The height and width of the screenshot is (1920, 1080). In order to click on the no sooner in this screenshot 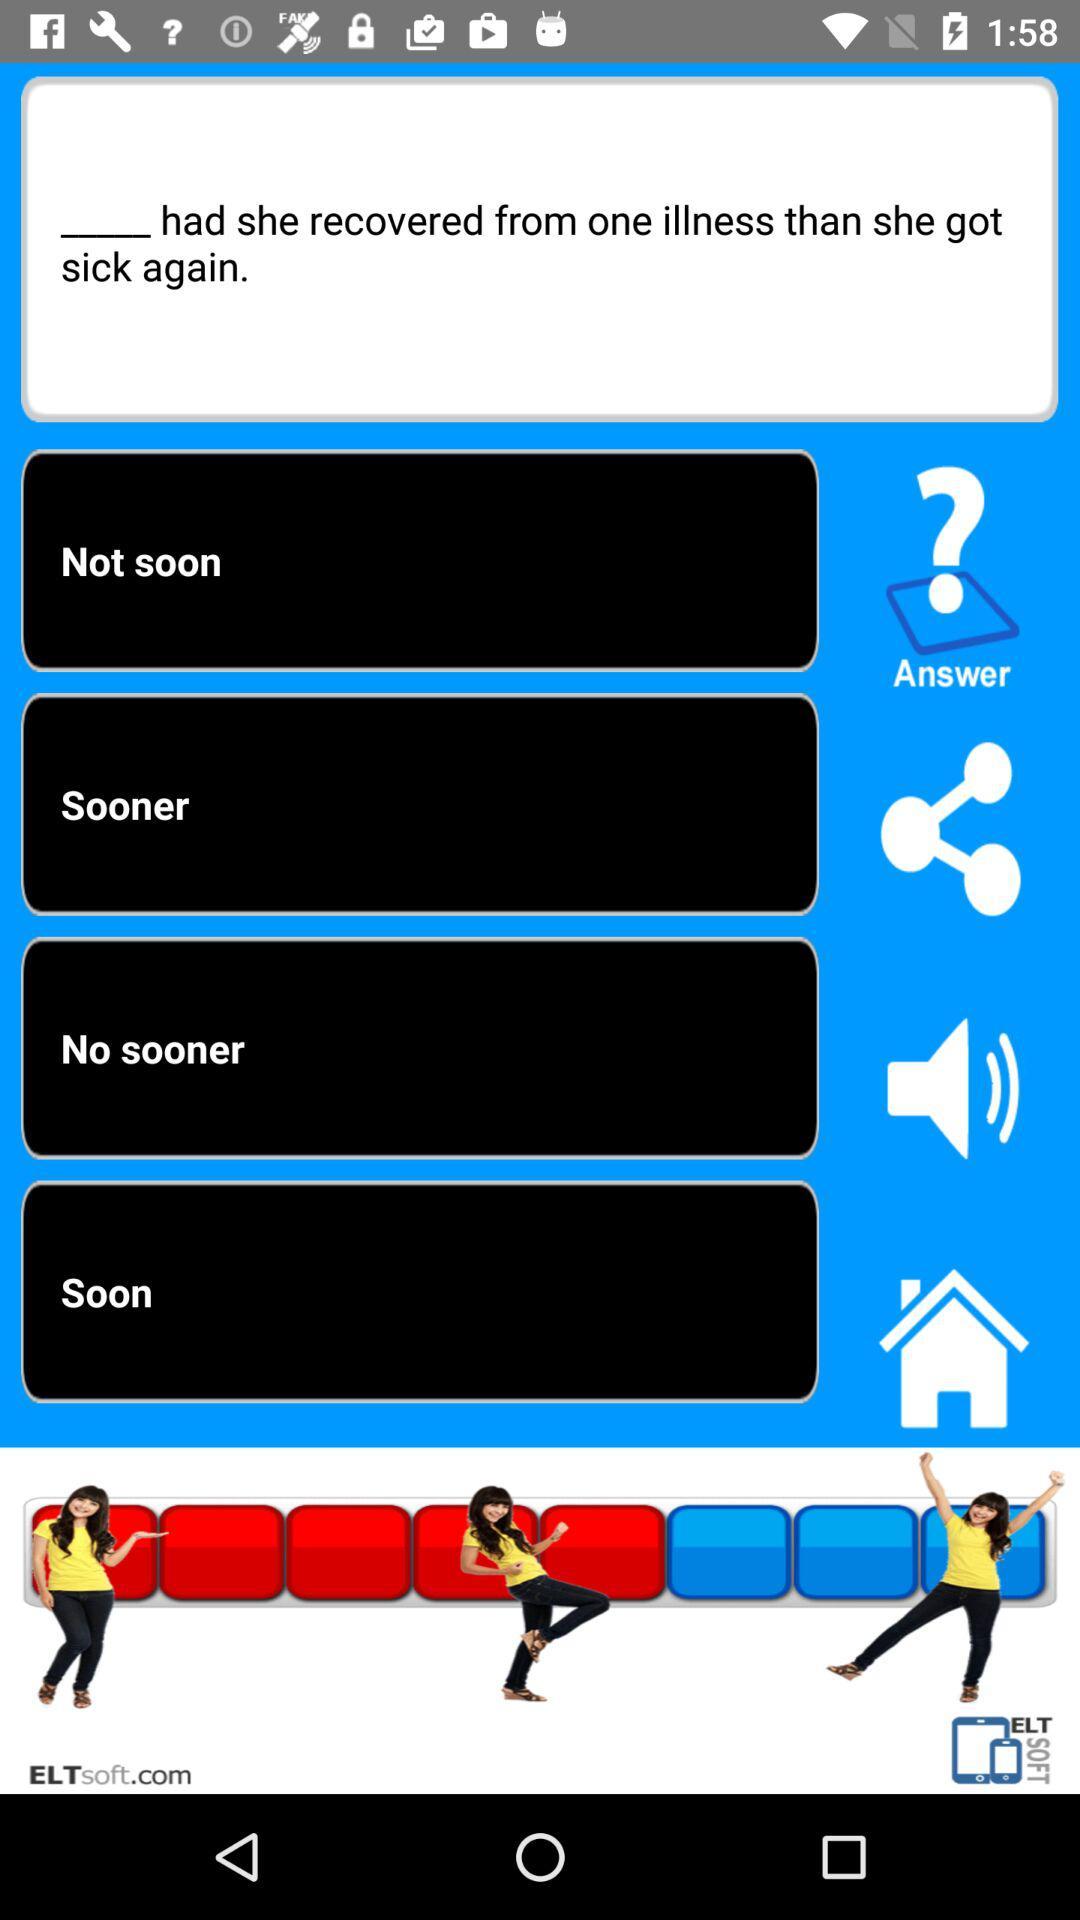, I will do `click(419, 1047)`.